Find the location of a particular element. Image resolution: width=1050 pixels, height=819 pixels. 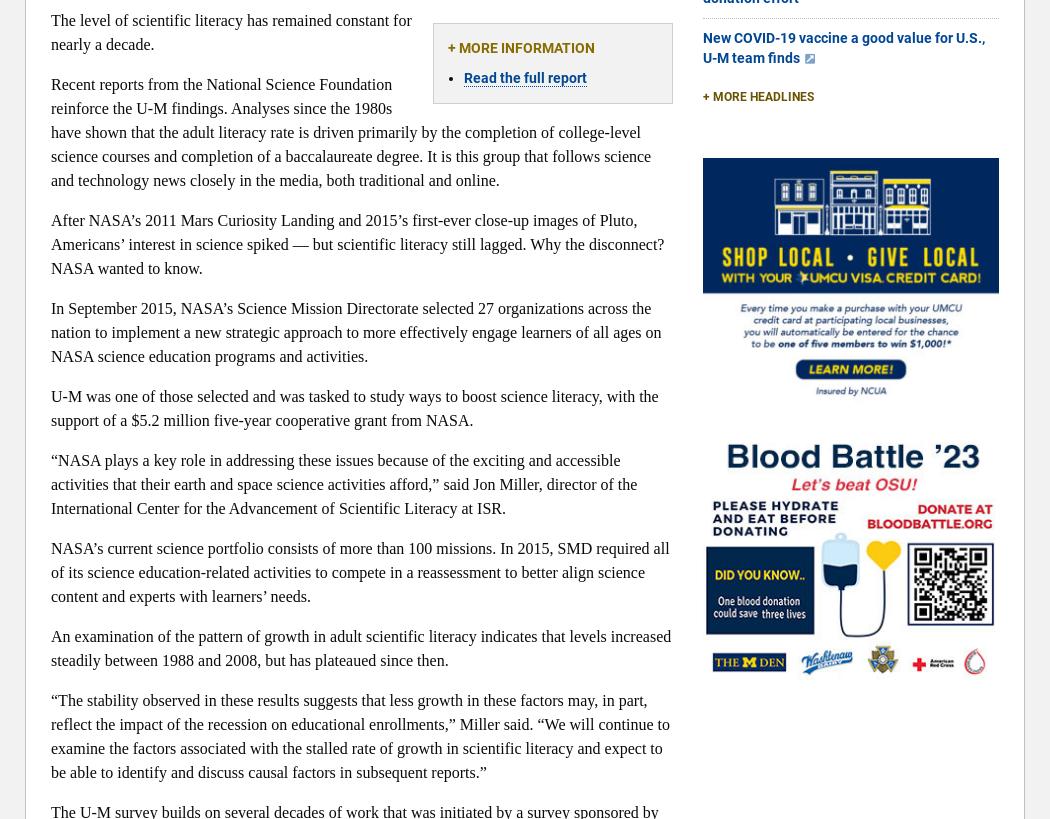

'An examination of the pattern of growth in adult scientific literacy indicates that levels increased steadily between 1988 and 2008, but has plateaued since then.' is located at coordinates (50, 648).